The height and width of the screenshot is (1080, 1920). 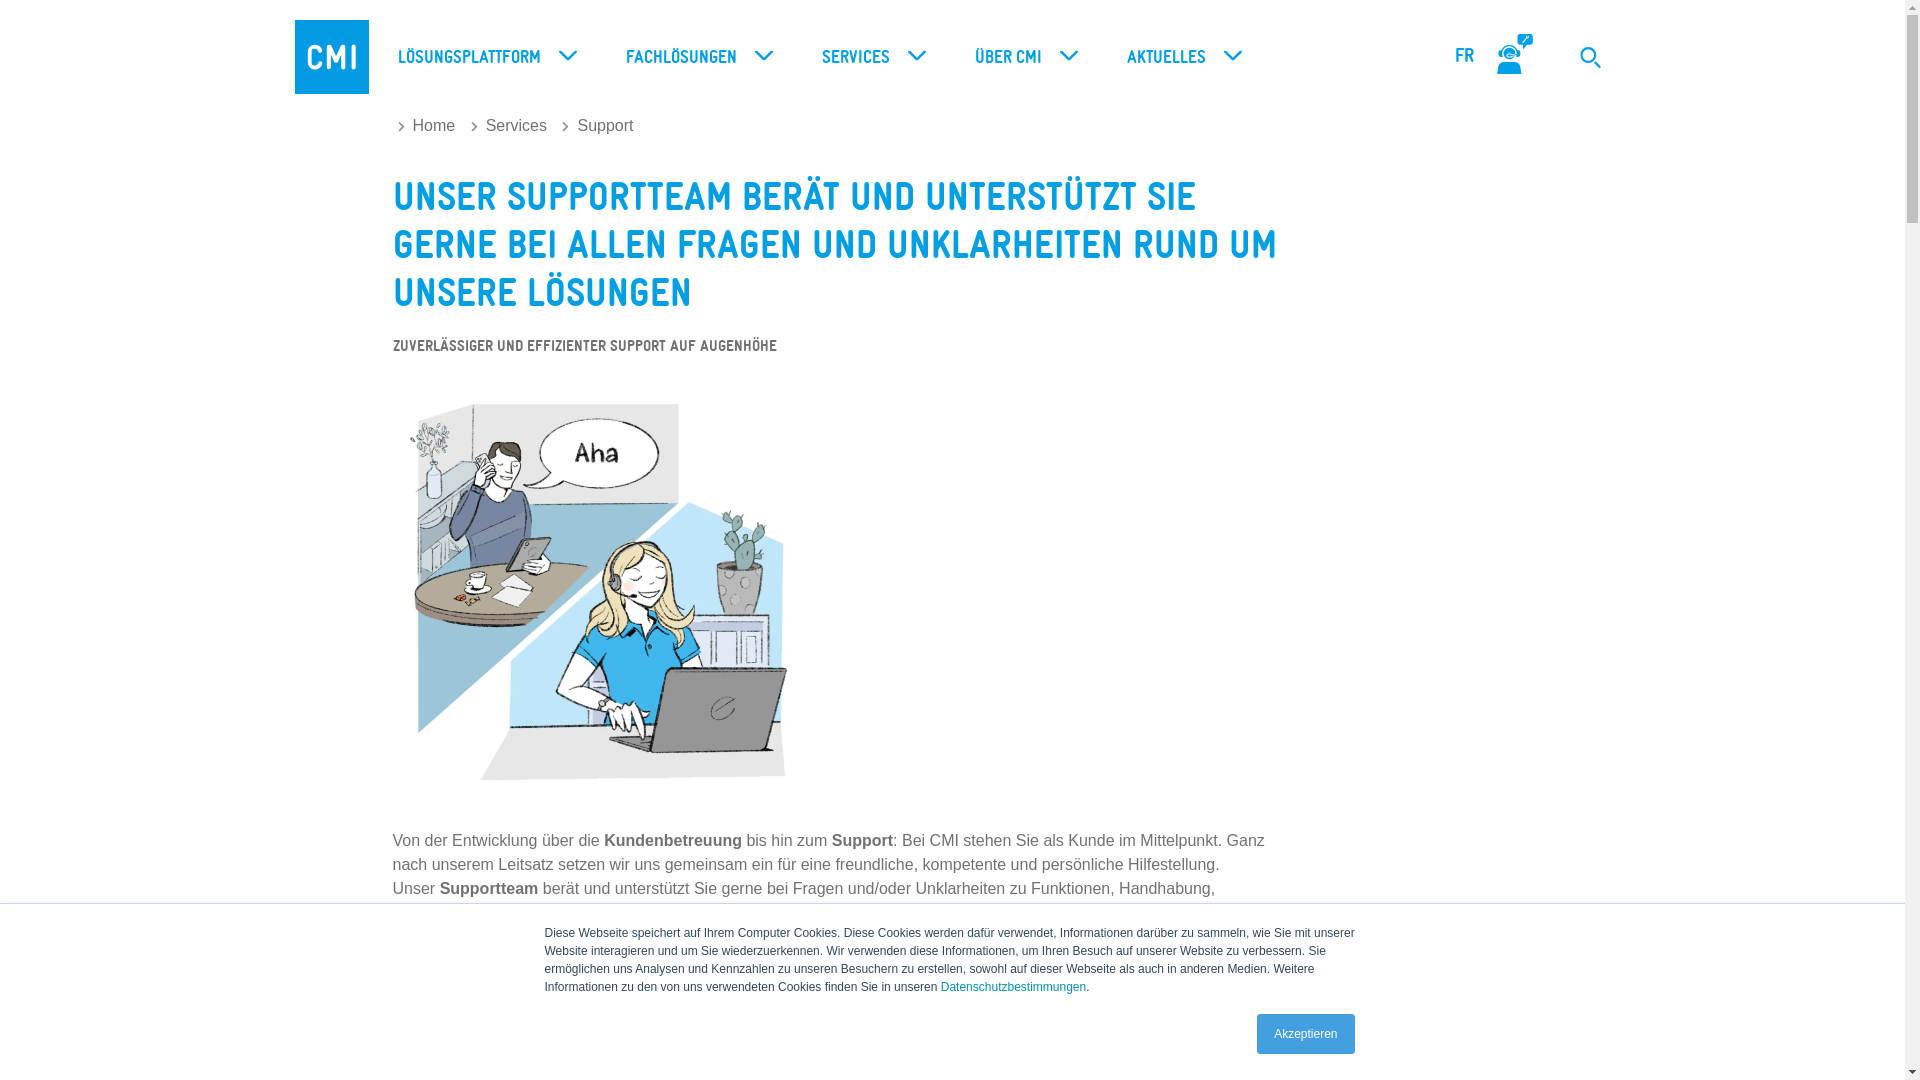 I want to click on 'Akzeptieren', so click(x=1305, y=1033).